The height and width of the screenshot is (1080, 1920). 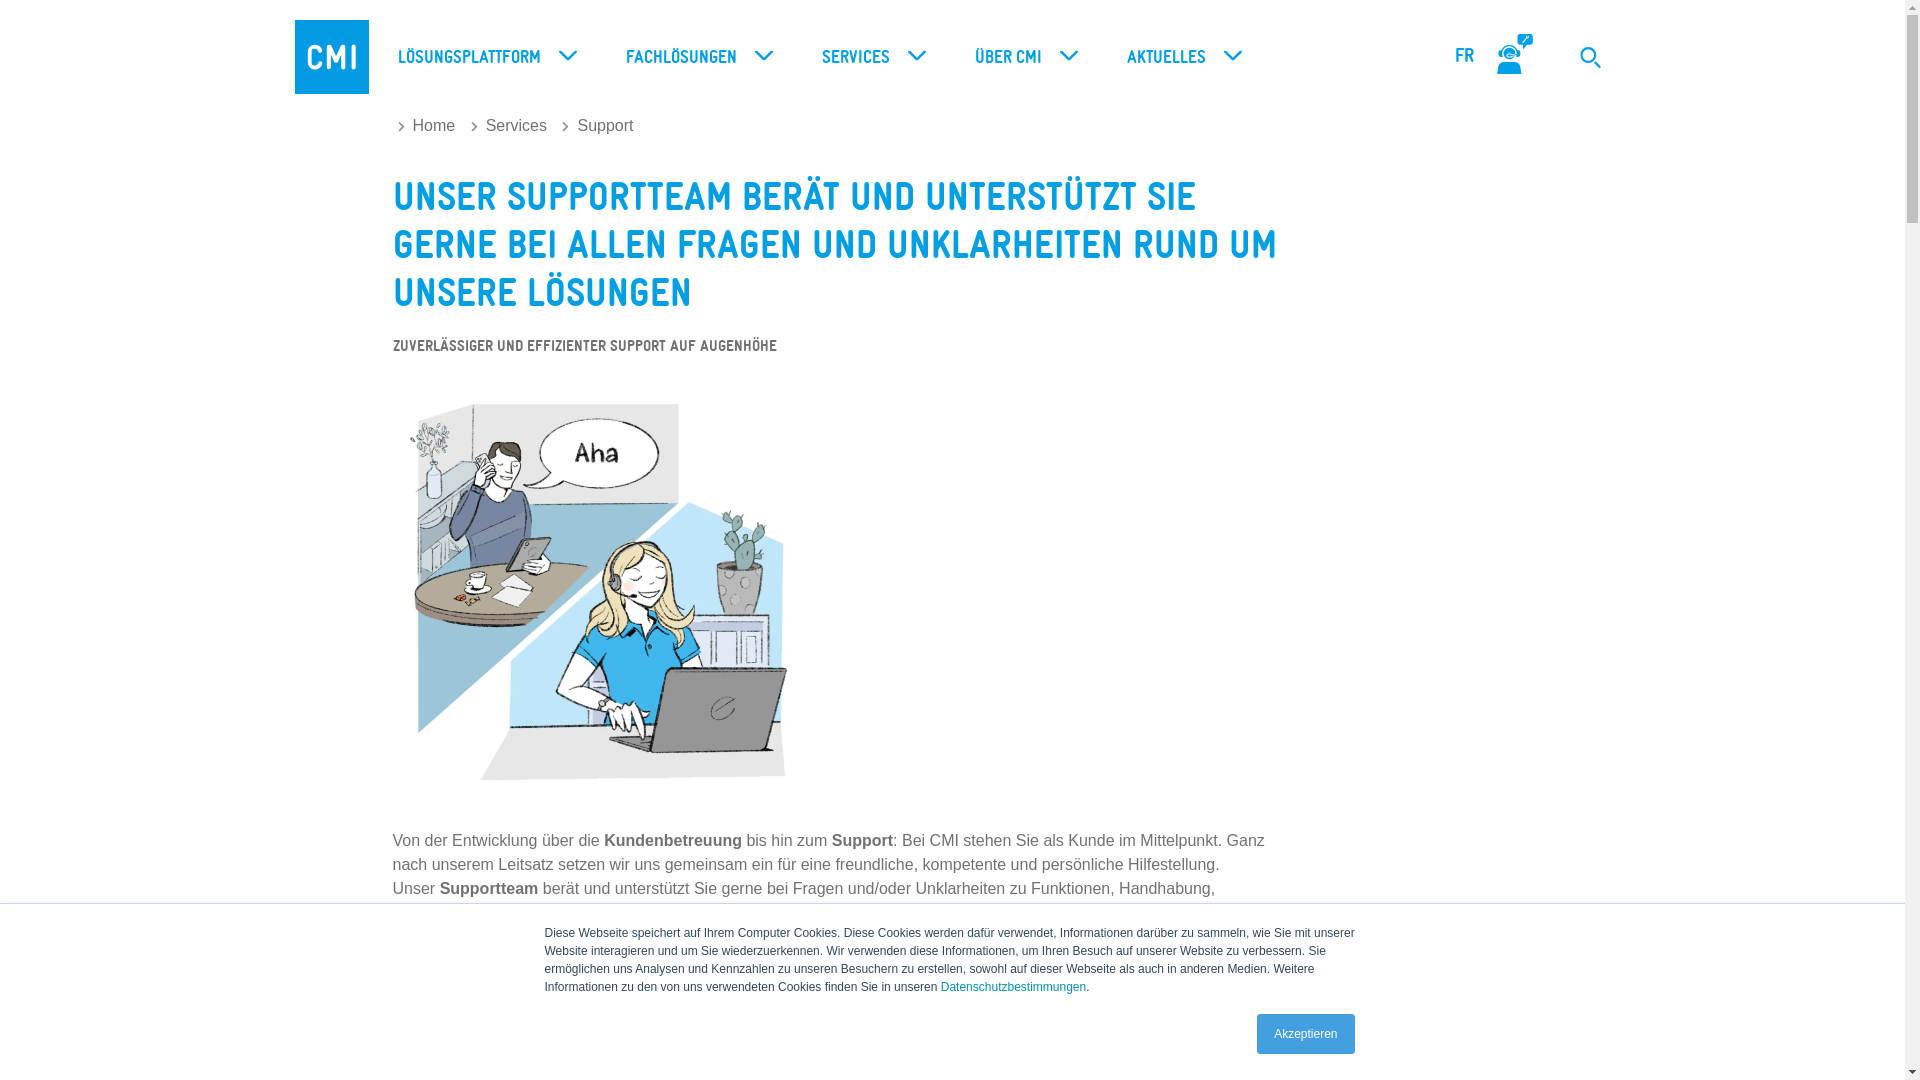 I want to click on 'Akzeptieren', so click(x=1305, y=1033).